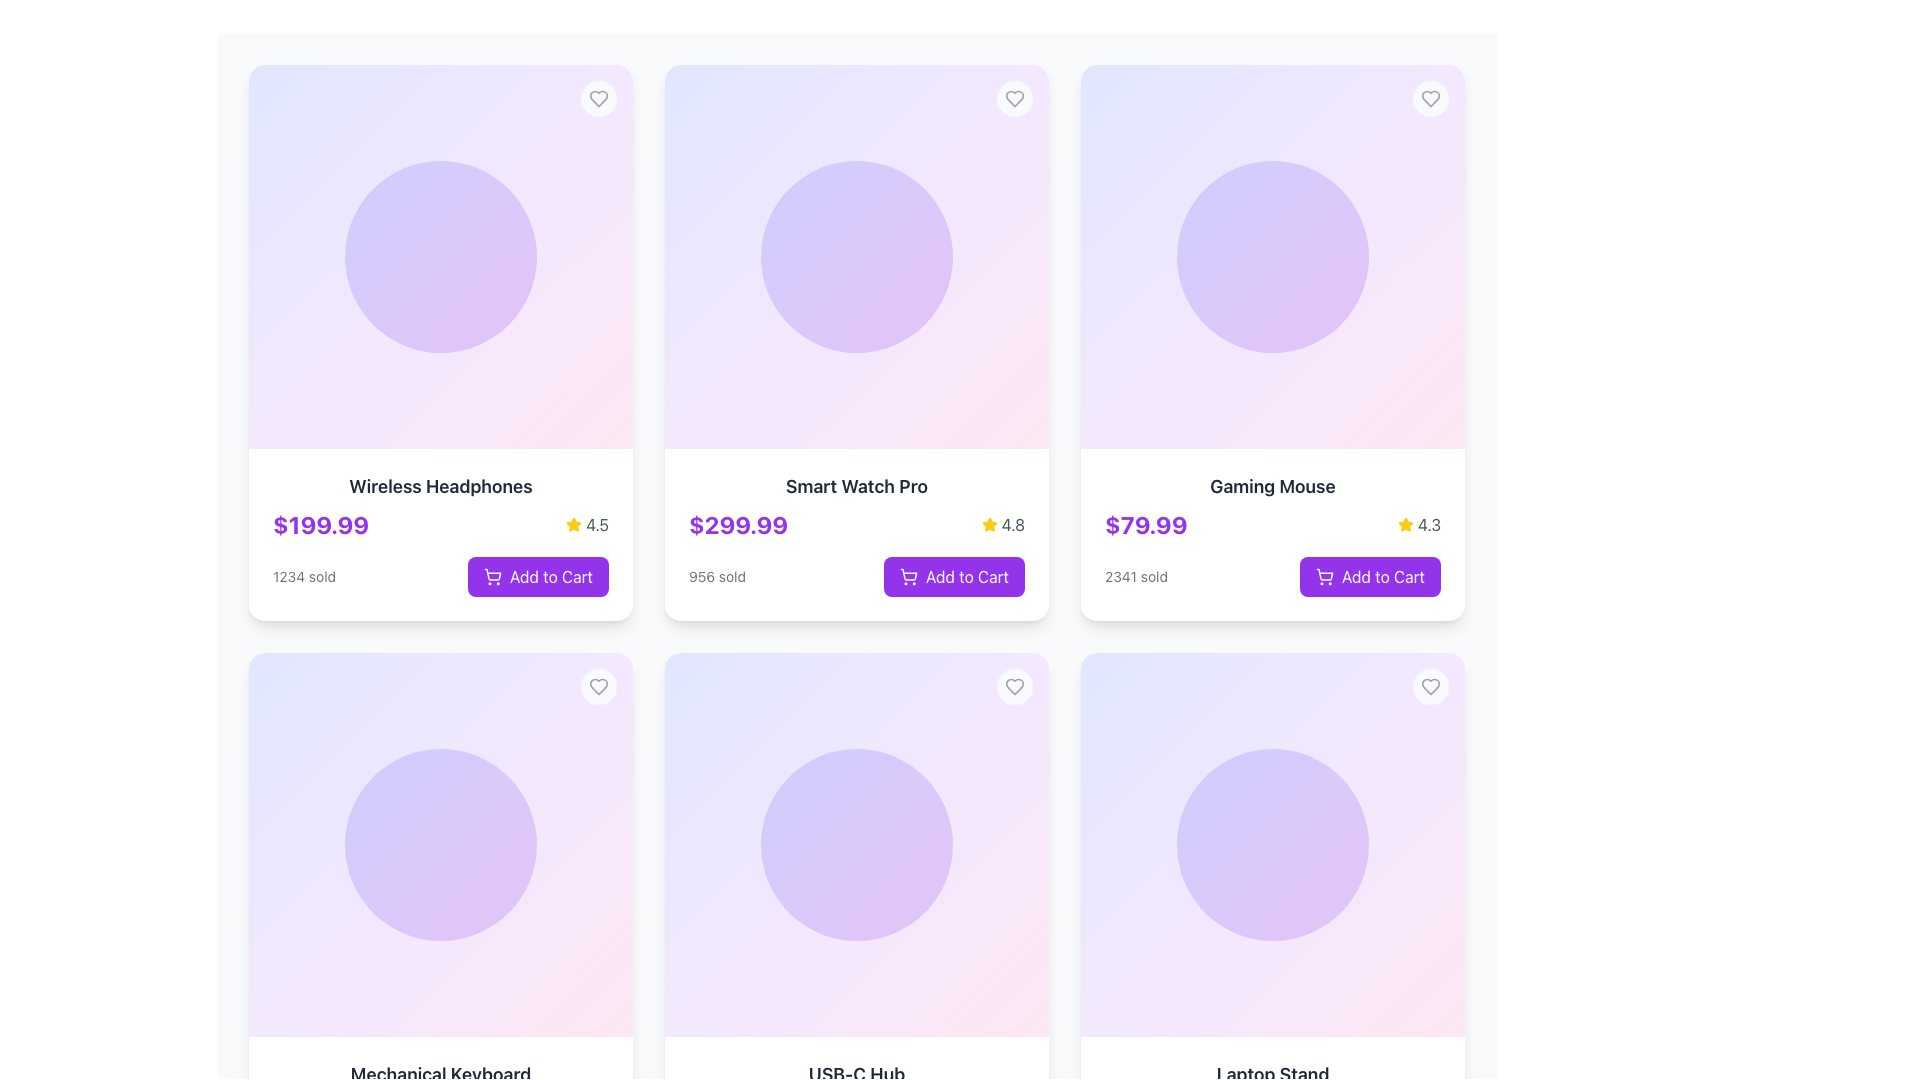 The height and width of the screenshot is (1080, 1920). I want to click on the decorative circle element located at the center of the Wireless Headphones product card, positioned above the price and details, so click(440, 256).